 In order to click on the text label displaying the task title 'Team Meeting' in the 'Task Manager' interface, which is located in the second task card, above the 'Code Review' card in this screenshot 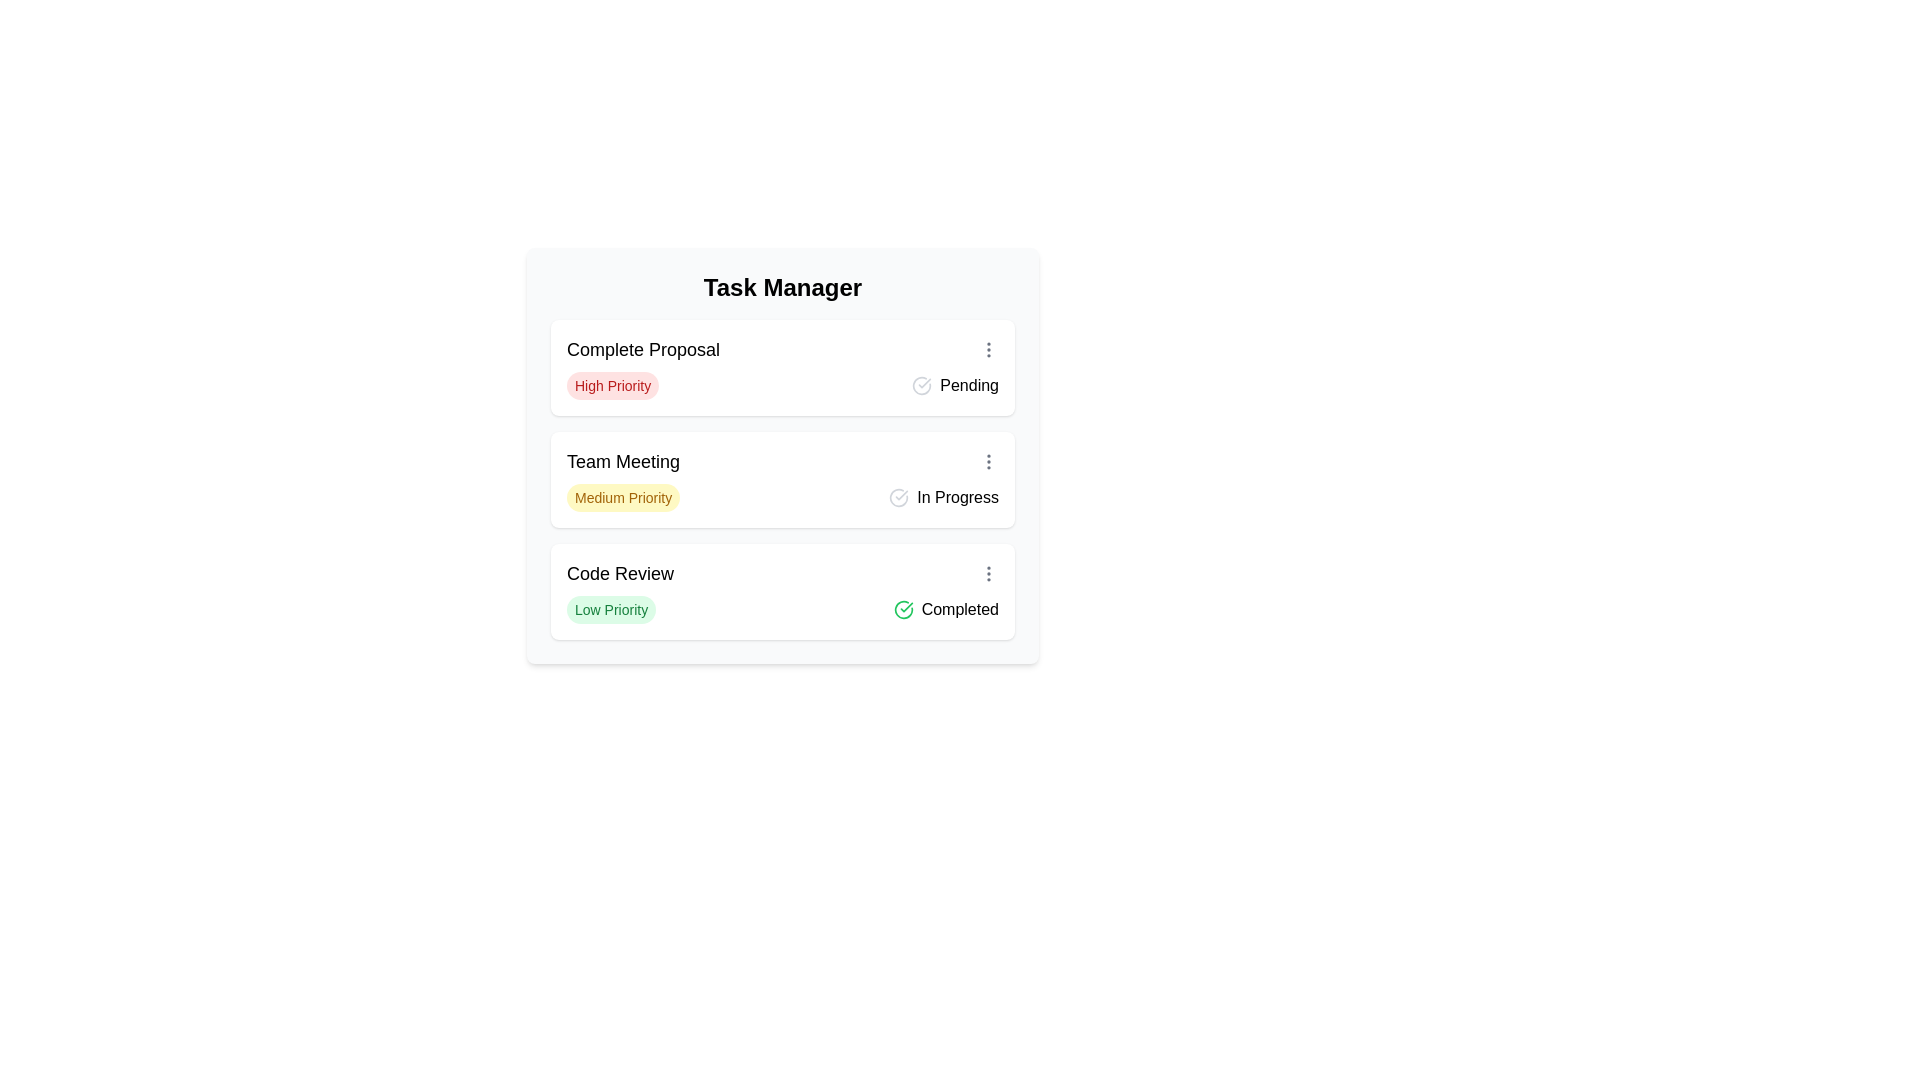, I will do `click(622, 462)`.